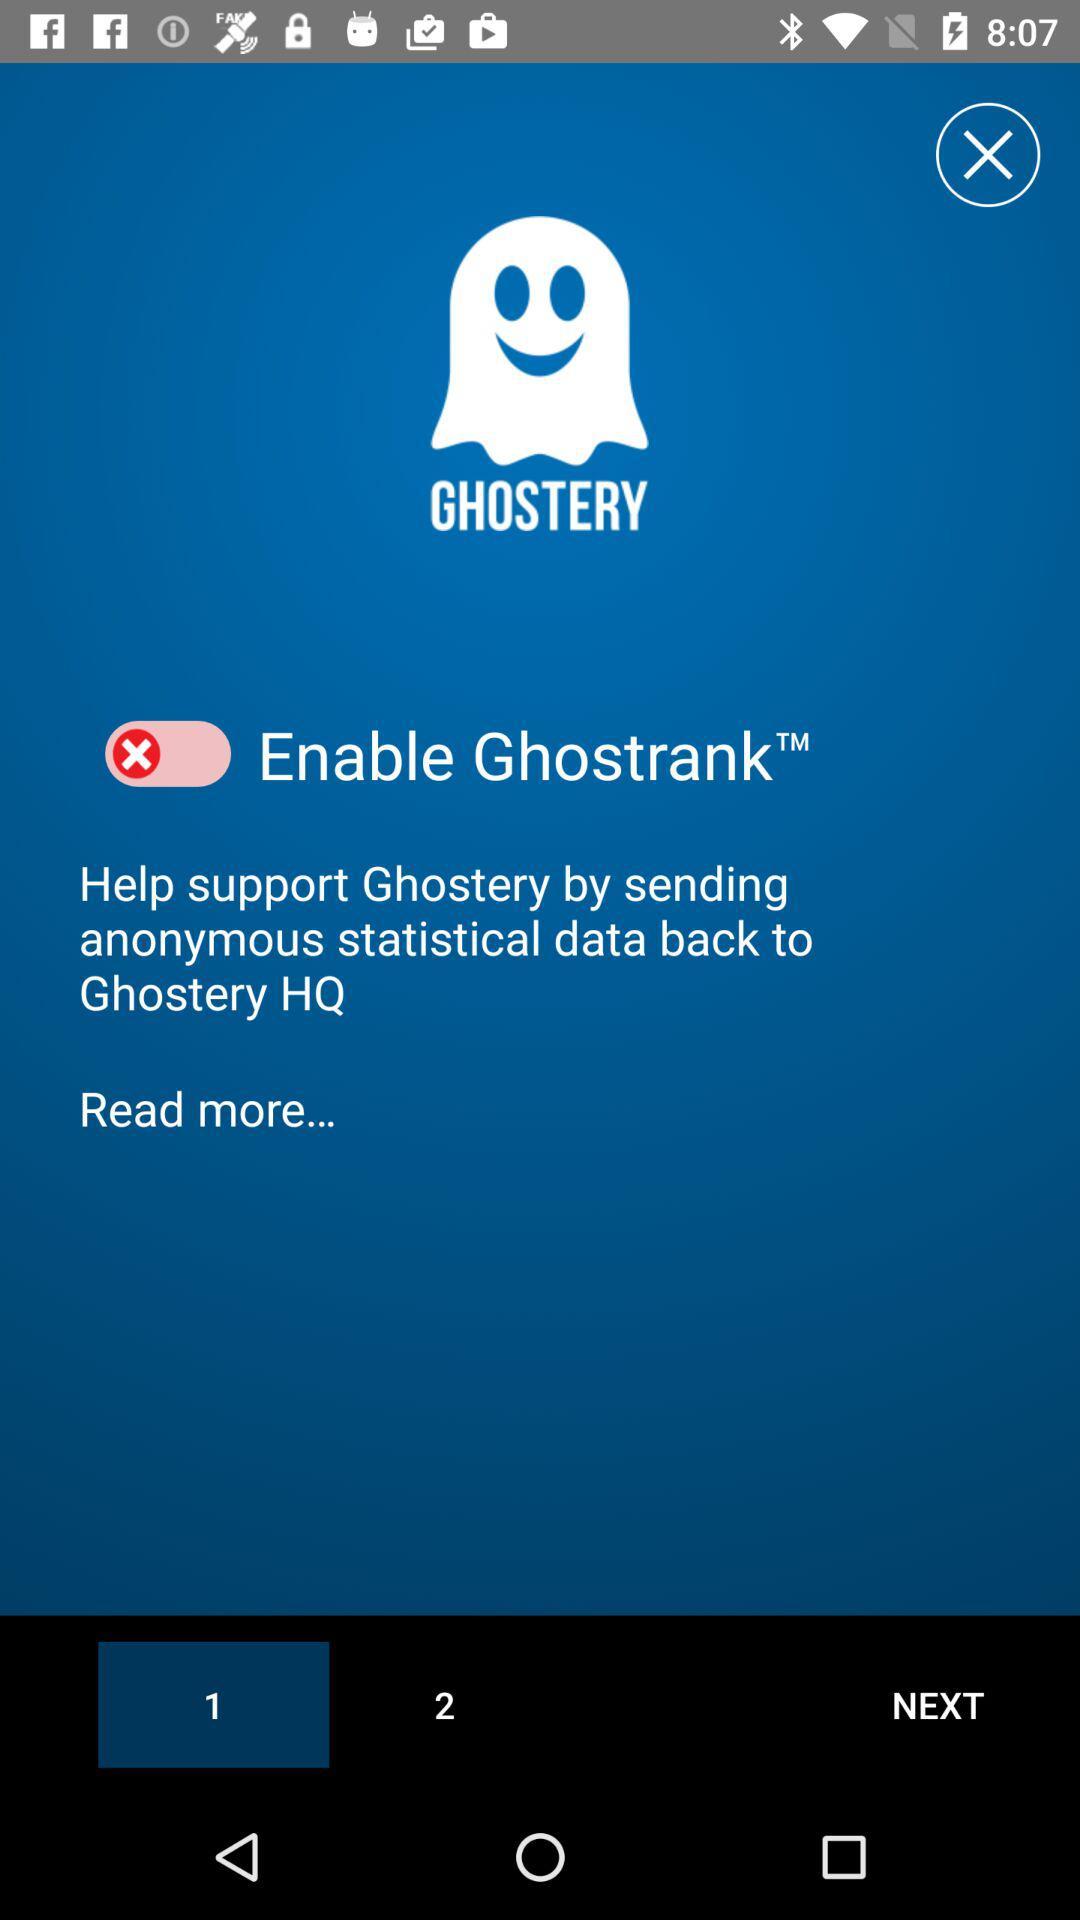  What do you see at coordinates (443, 1703) in the screenshot?
I see `item to the right of 1 item` at bounding box center [443, 1703].